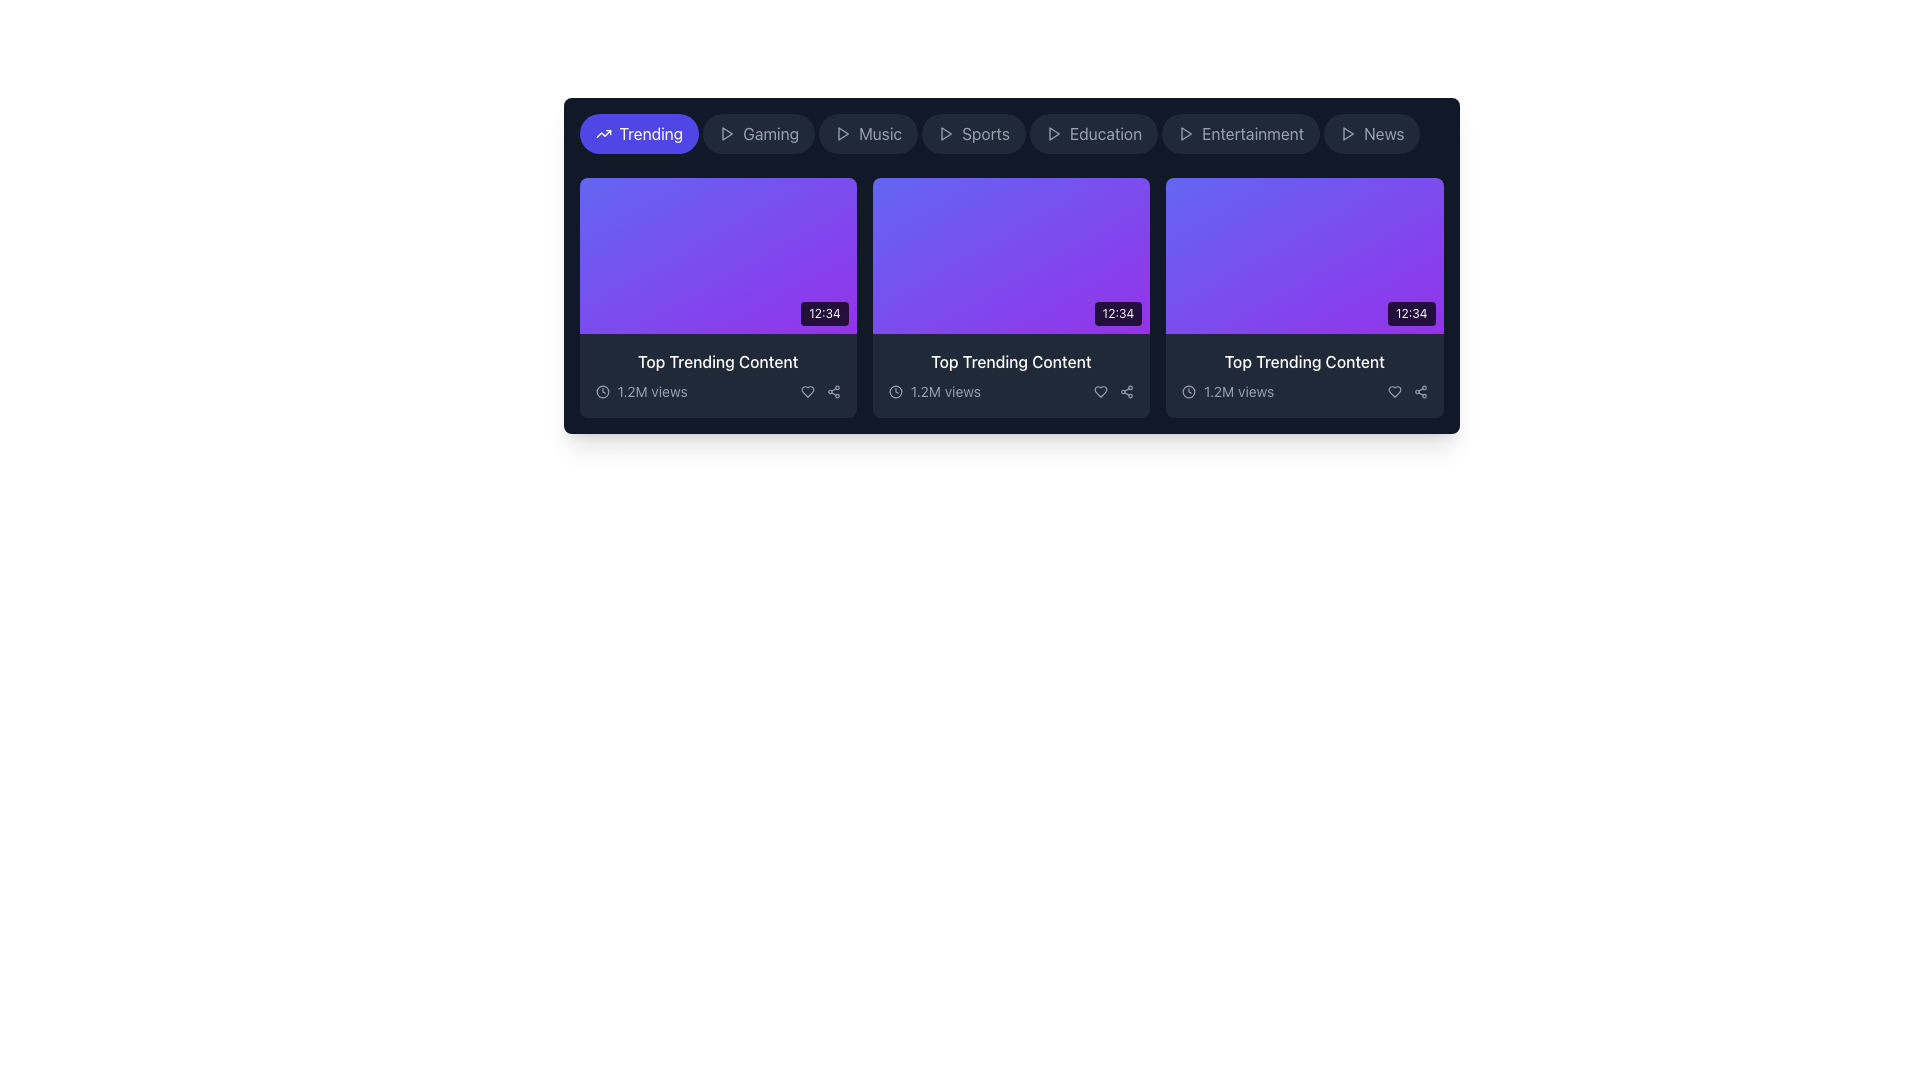 Image resolution: width=1920 pixels, height=1080 pixels. I want to click on the timestamp displayed on the small rectangular label with rounded corners, showing '12:34' in white text on a black semi-transparent background, located at the bottom-right corner of the first video thumbnail card, so click(825, 313).